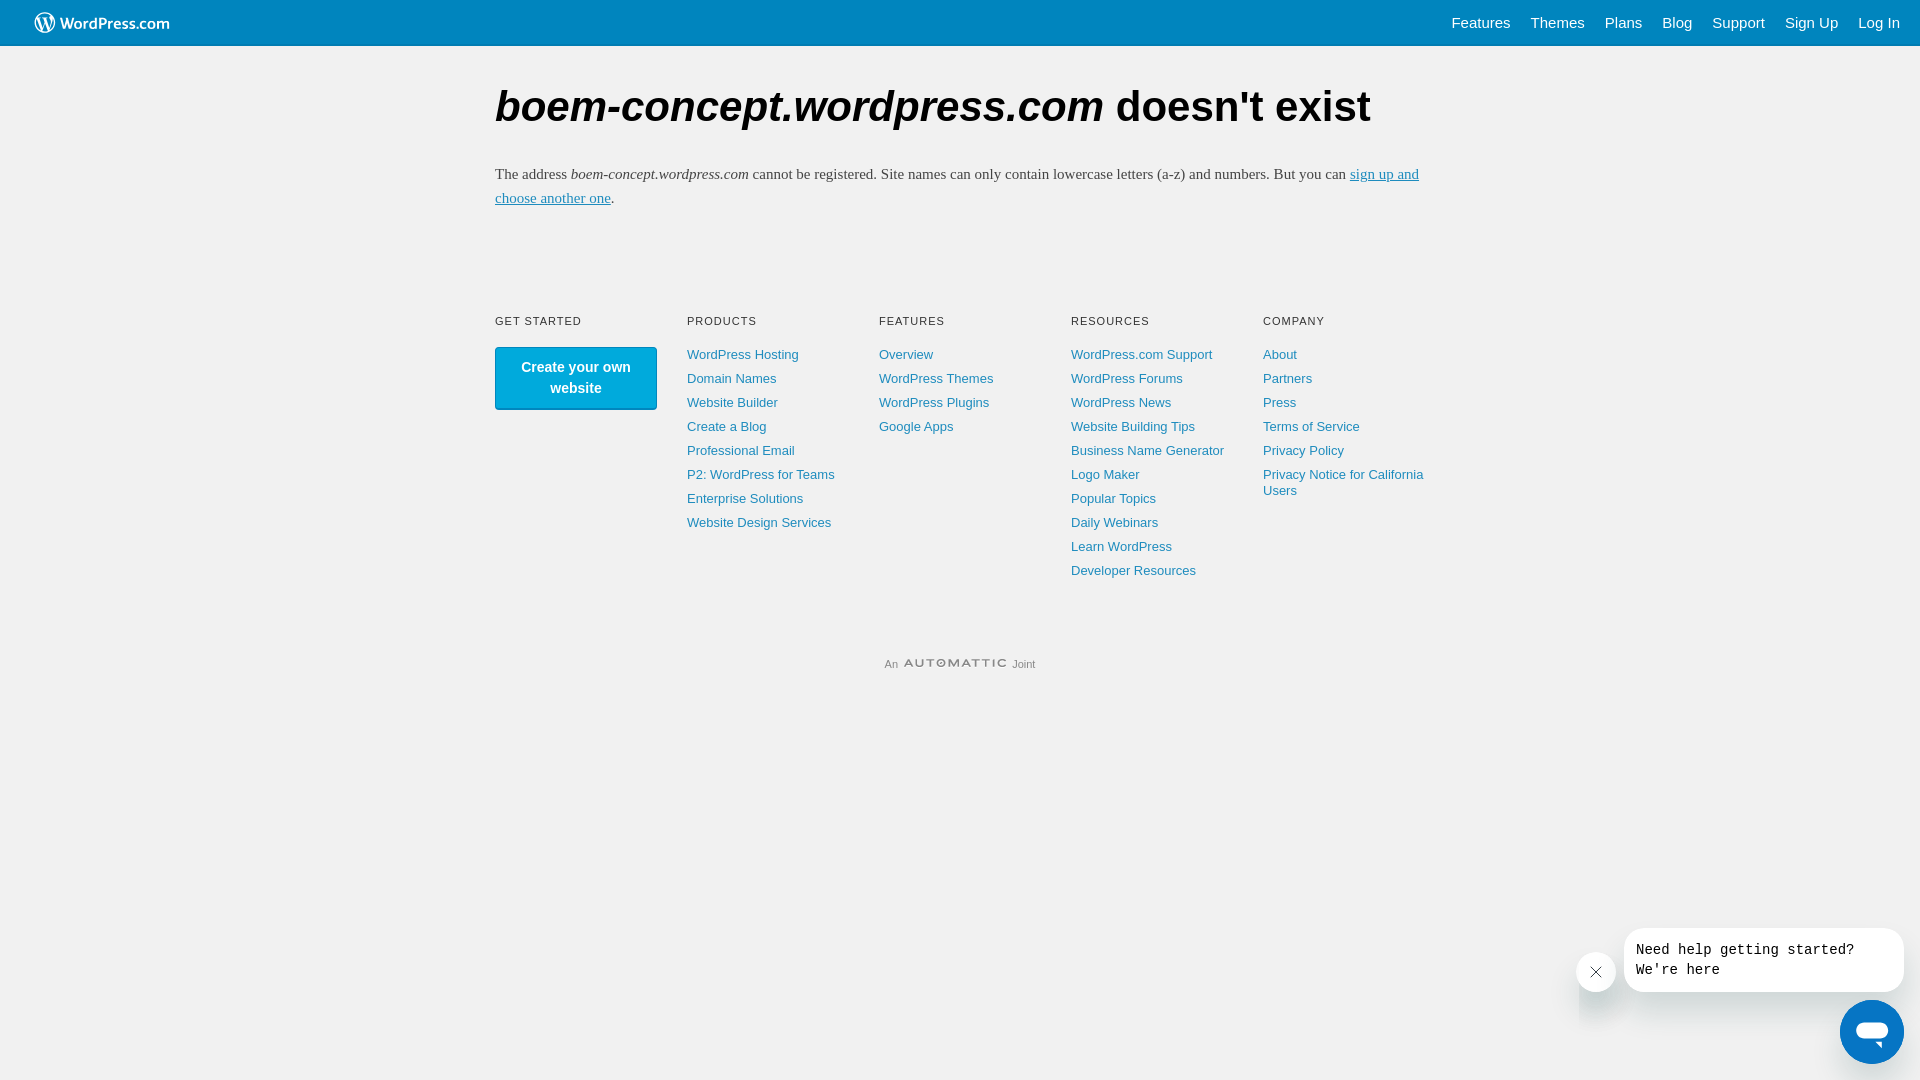  Describe the element at coordinates (1871, 1032) in the screenshot. I see `'Button to launch messaging window'` at that location.